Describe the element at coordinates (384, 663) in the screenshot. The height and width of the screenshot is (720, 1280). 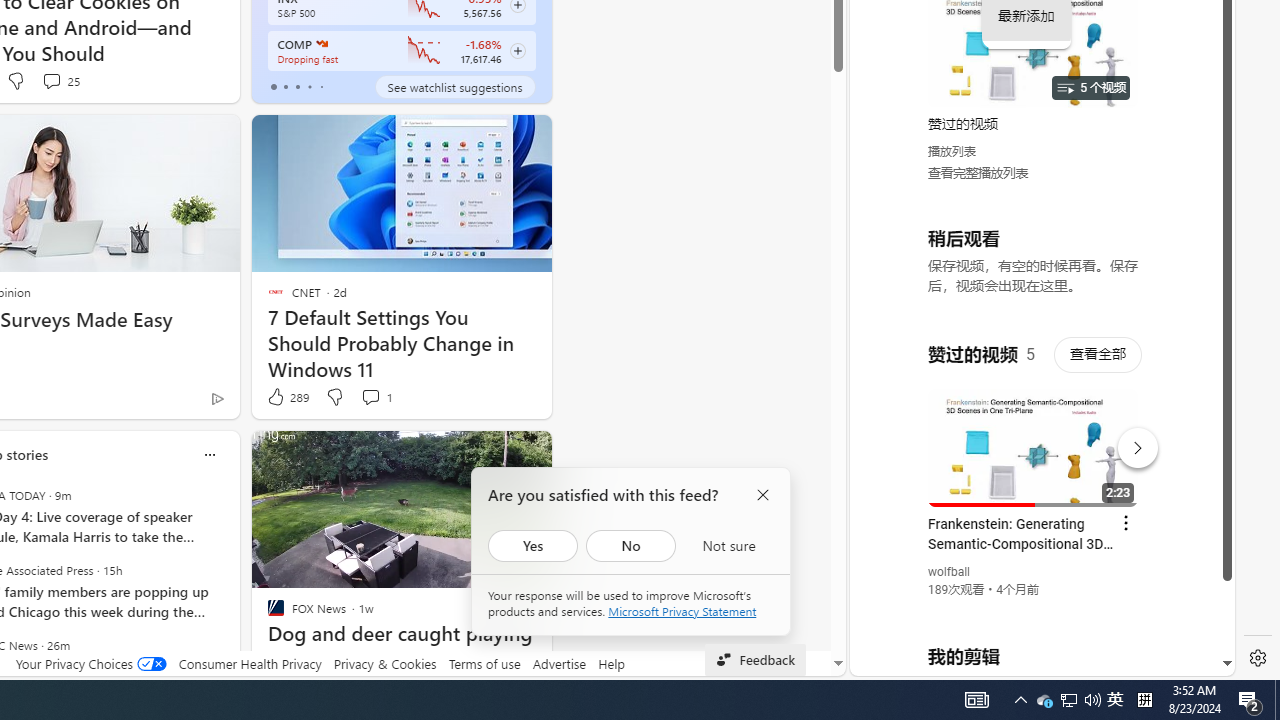
I see `'Privacy & Cookies'` at that location.